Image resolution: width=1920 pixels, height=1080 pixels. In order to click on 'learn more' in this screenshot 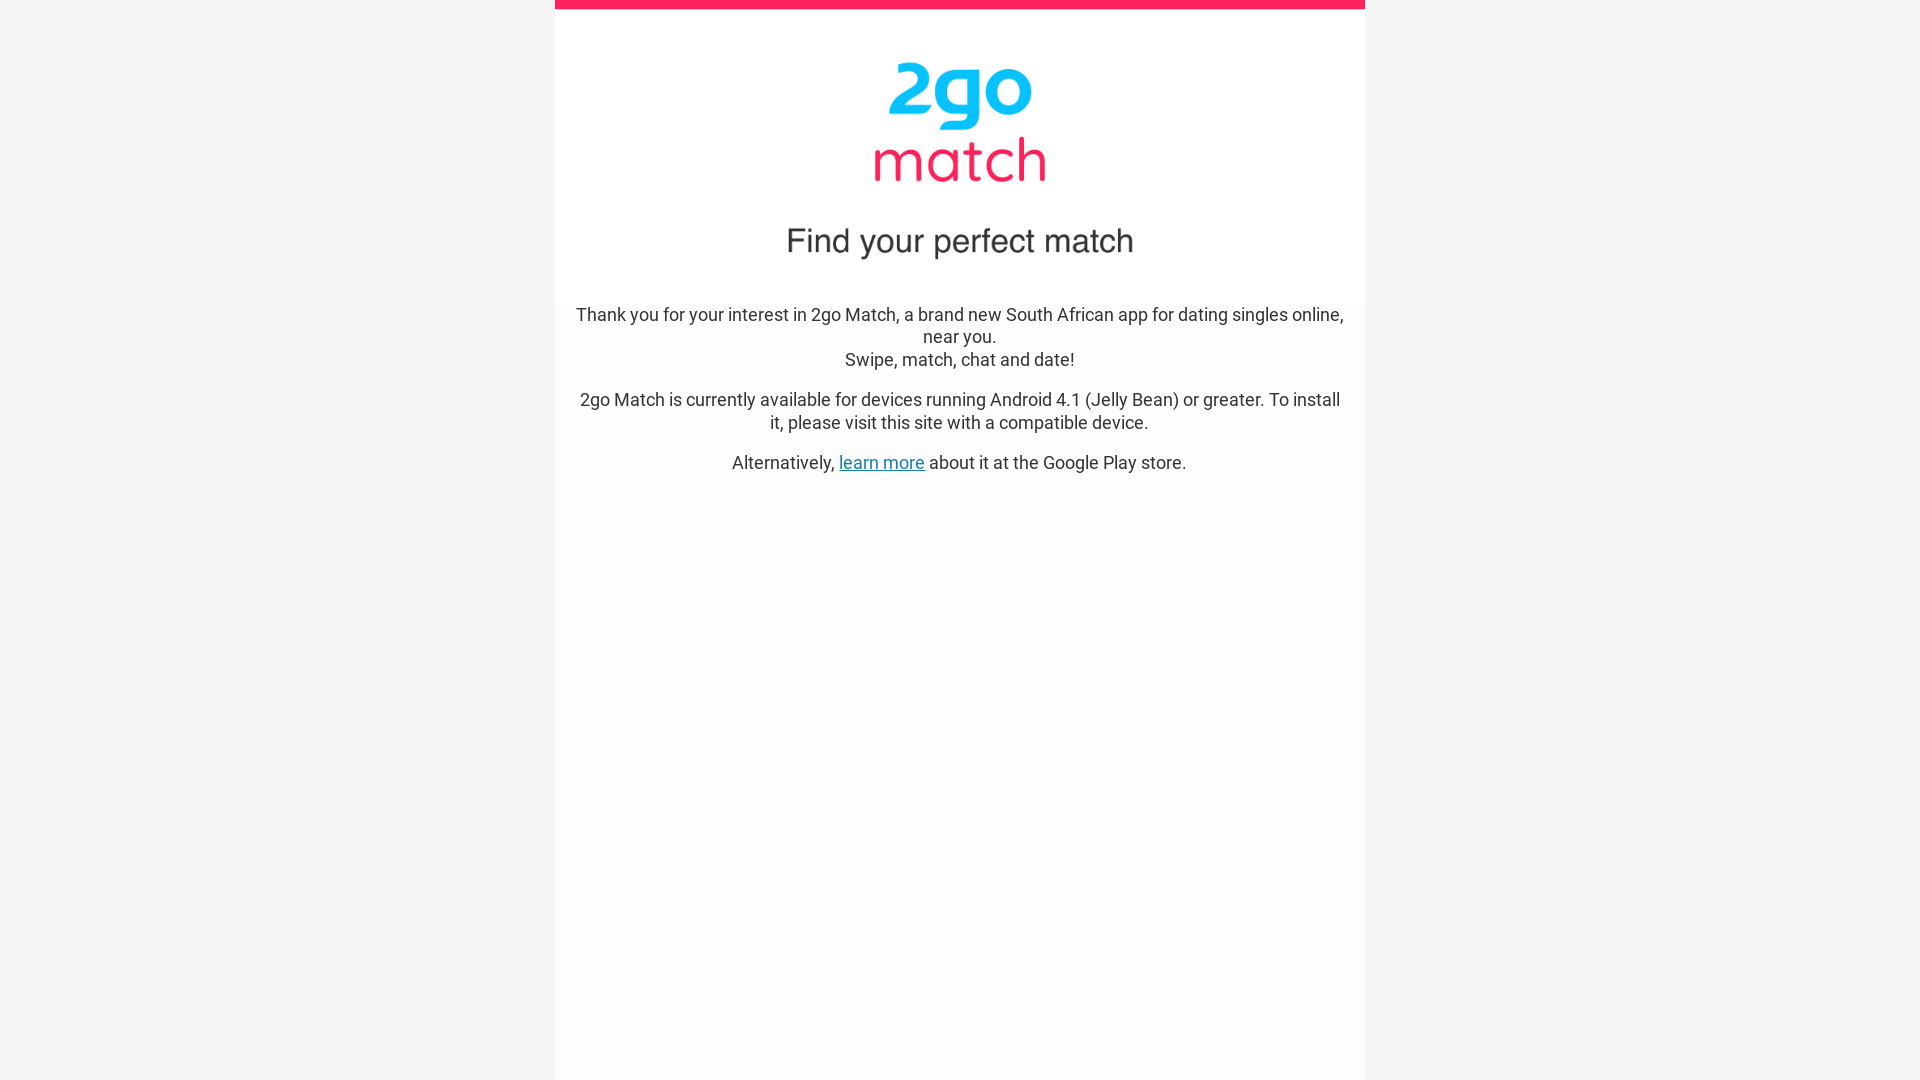, I will do `click(881, 462)`.